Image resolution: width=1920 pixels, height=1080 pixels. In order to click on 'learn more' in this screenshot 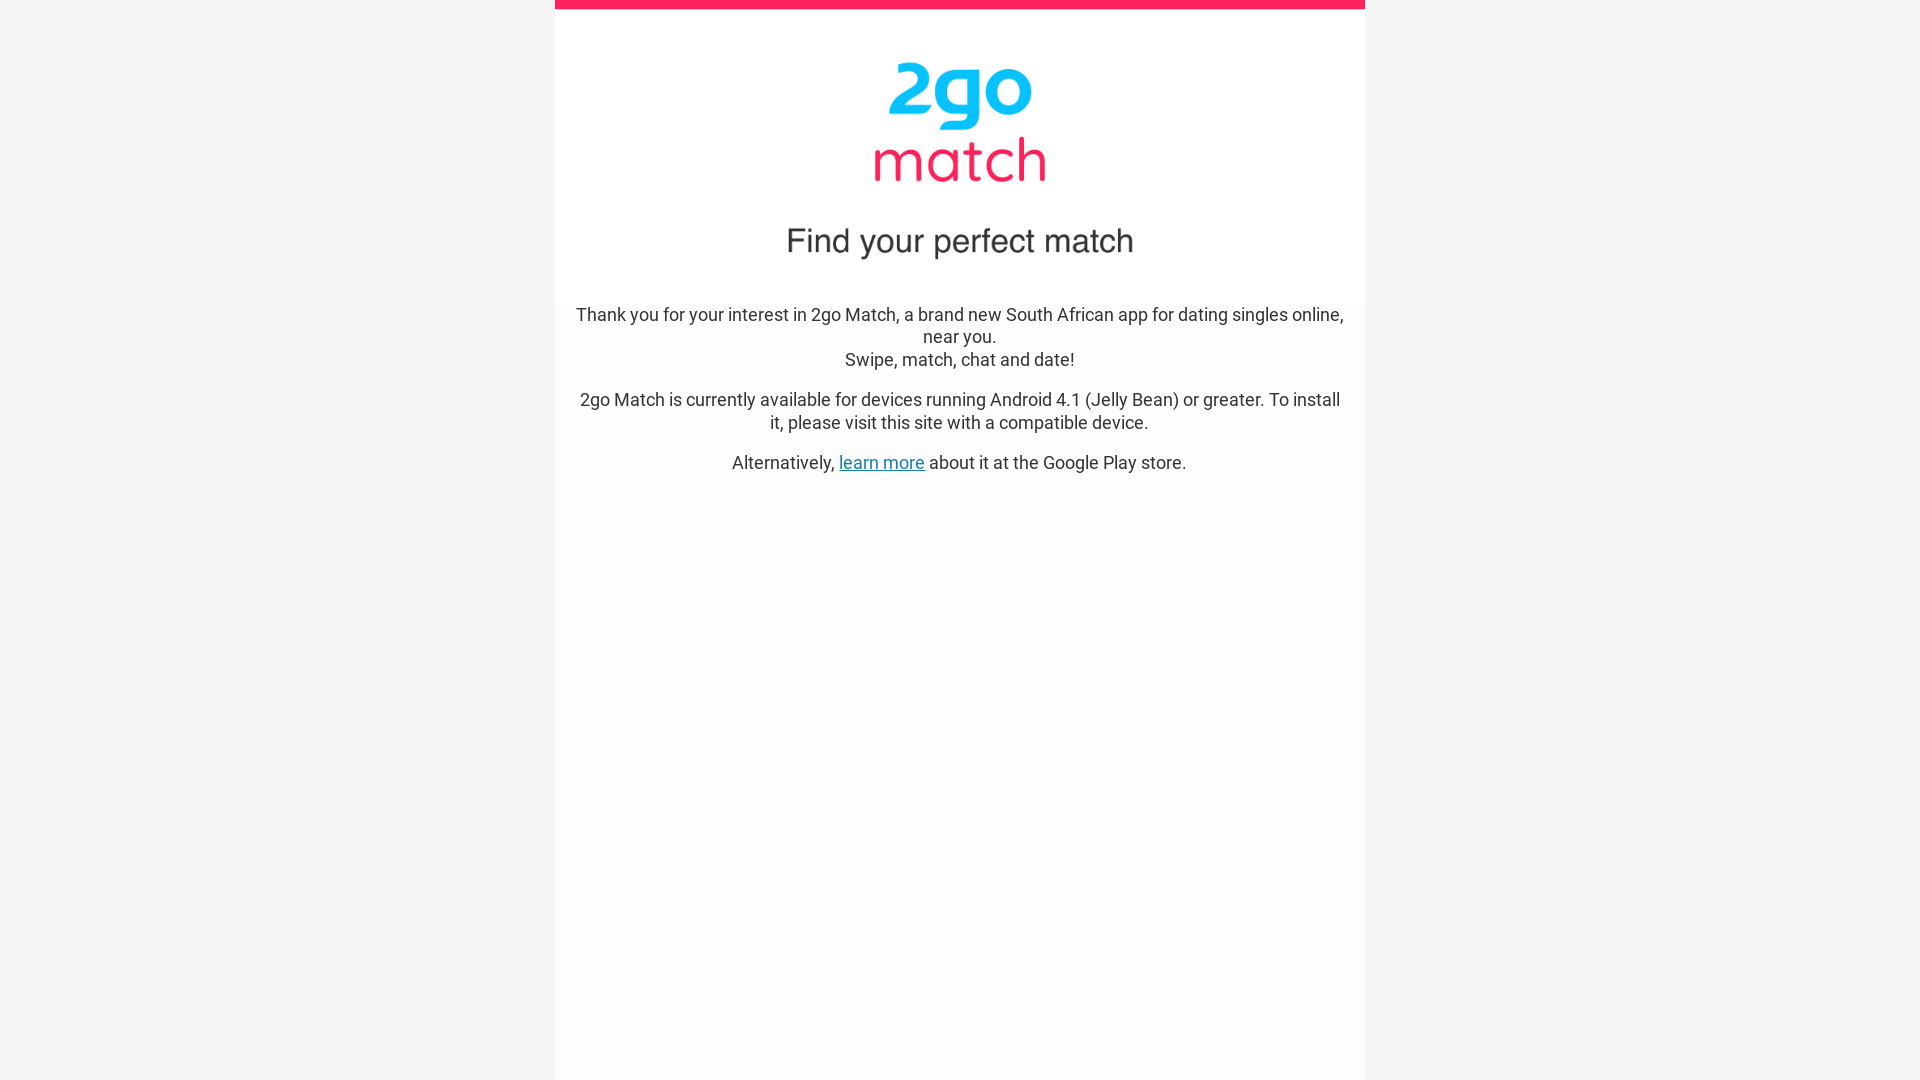, I will do `click(881, 462)`.